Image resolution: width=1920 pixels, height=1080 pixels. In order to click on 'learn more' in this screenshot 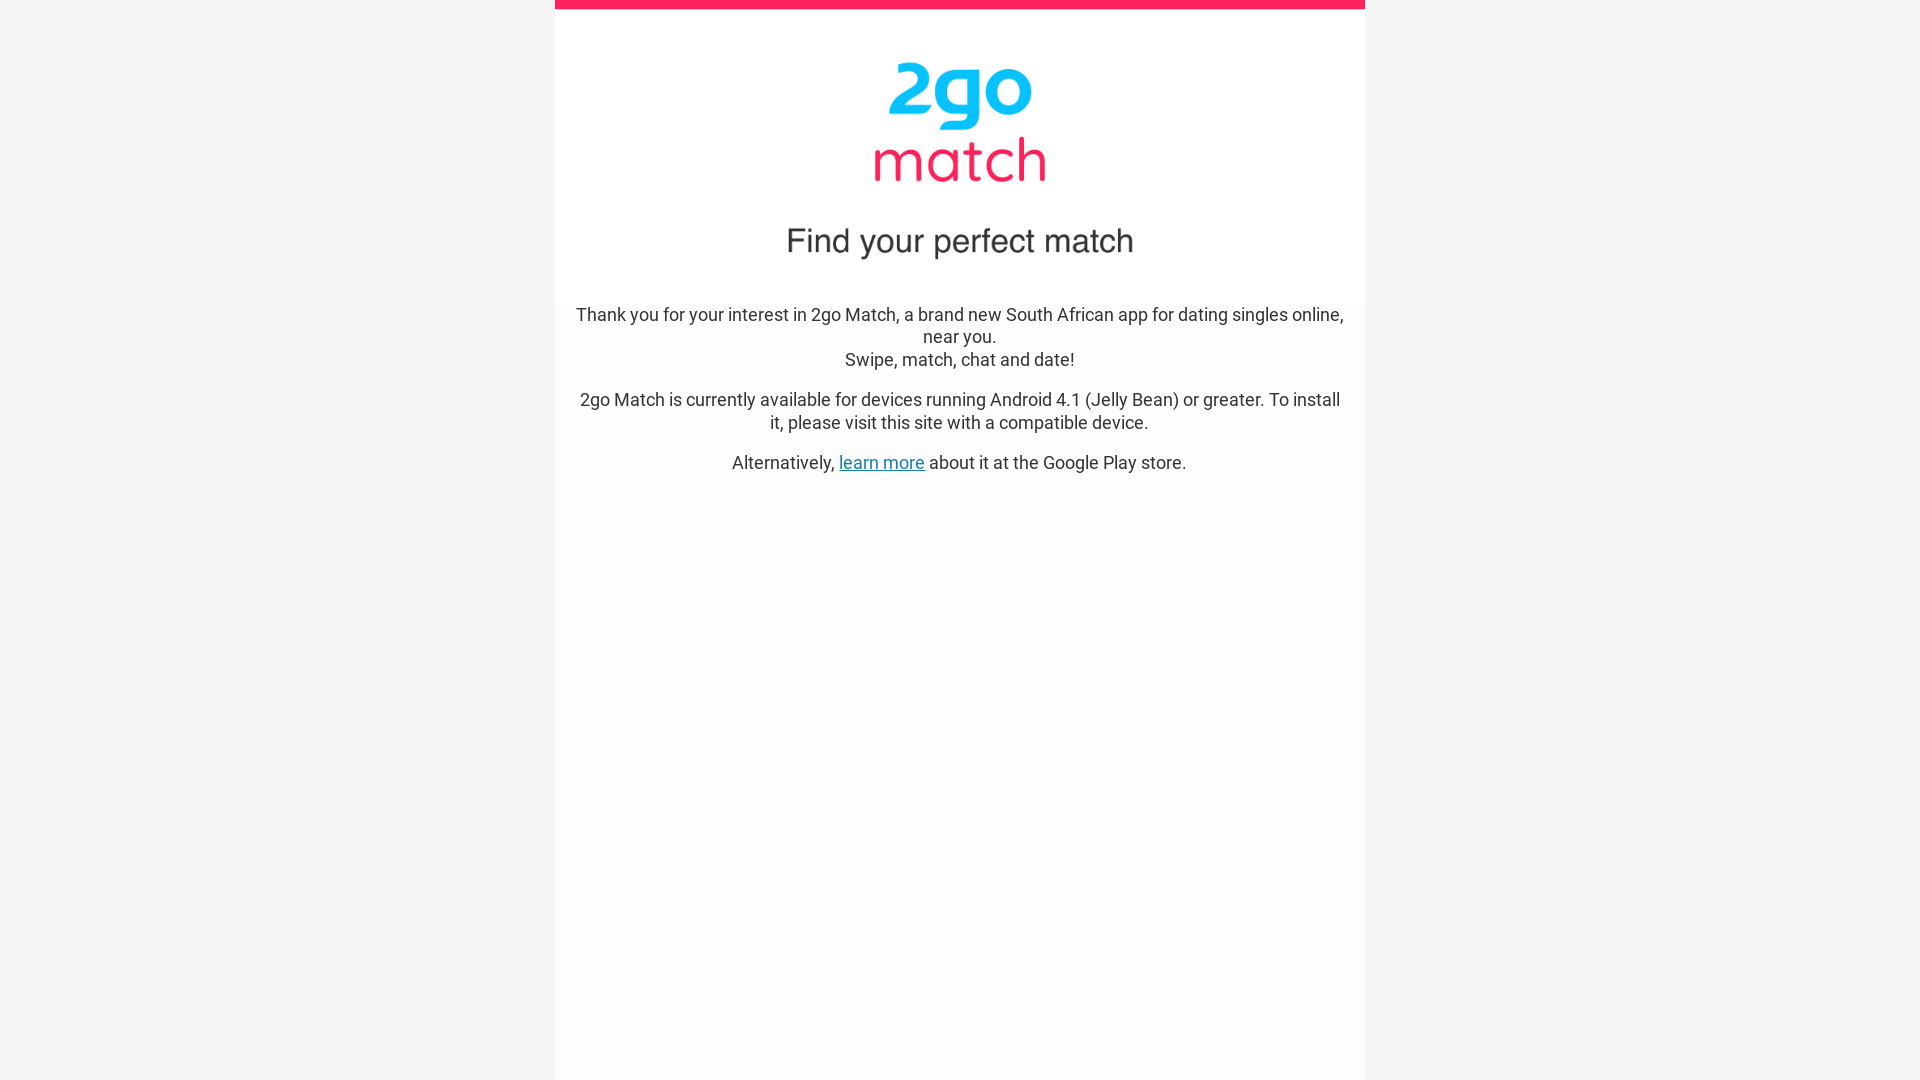, I will do `click(881, 462)`.